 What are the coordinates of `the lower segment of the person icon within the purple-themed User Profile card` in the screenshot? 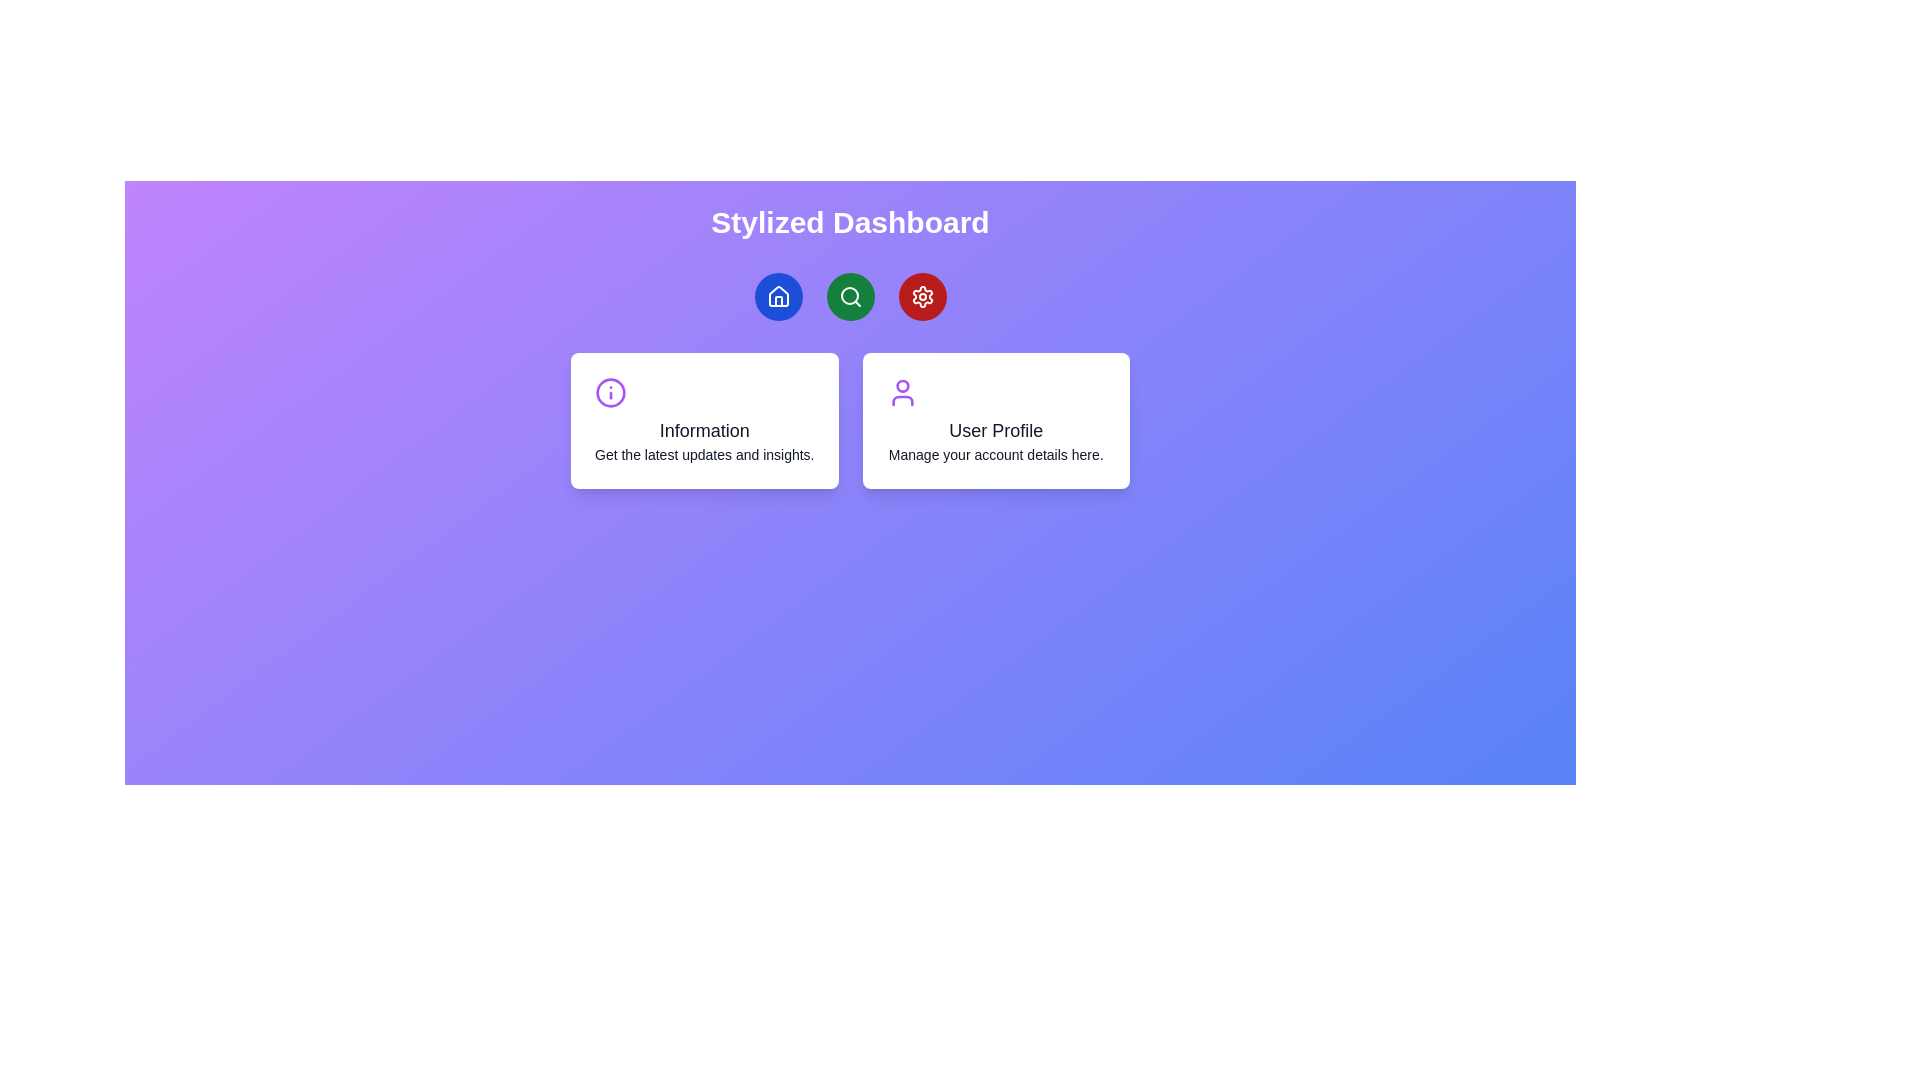 It's located at (901, 401).